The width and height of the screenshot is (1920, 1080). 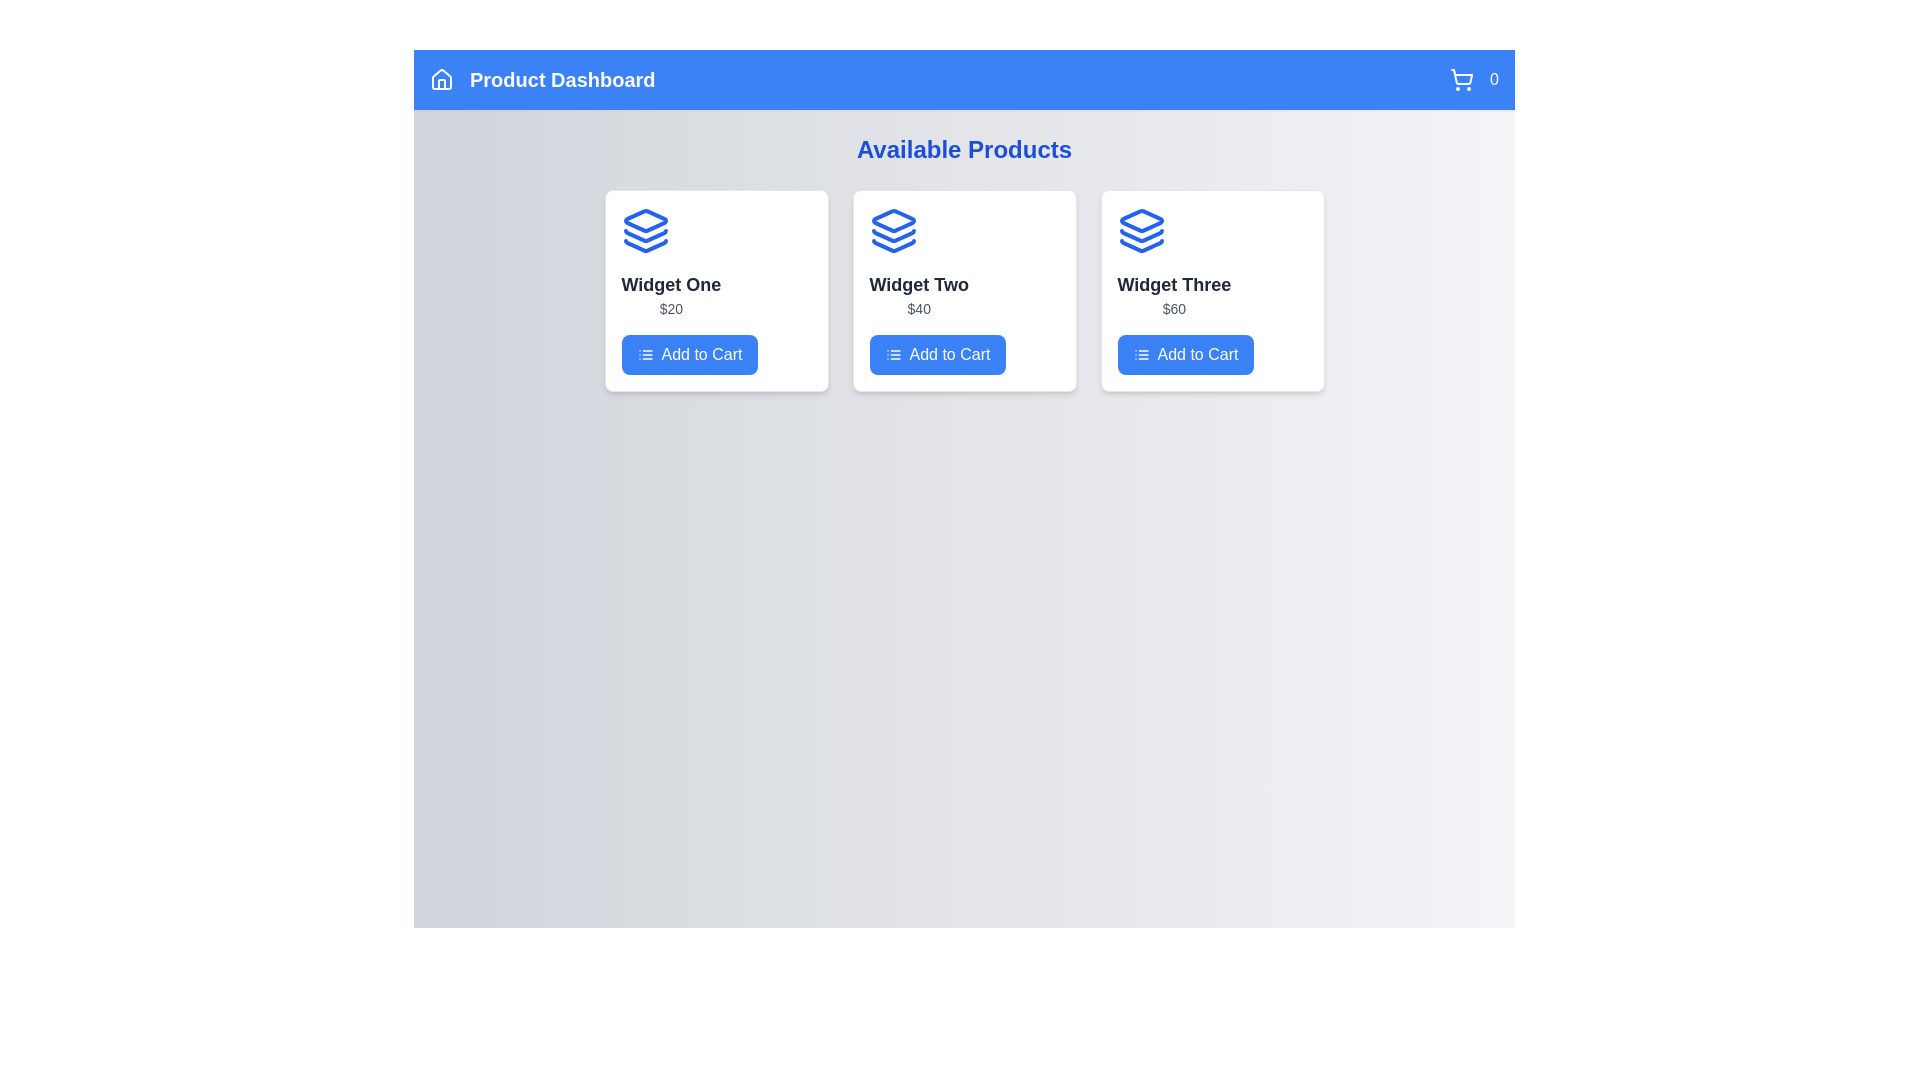 What do you see at coordinates (1494, 79) in the screenshot?
I see `the text label displaying the number '0' in white font on a blue background, located in the top-right corner of the interface, next to a shopping cart icon` at bounding box center [1494, 79].